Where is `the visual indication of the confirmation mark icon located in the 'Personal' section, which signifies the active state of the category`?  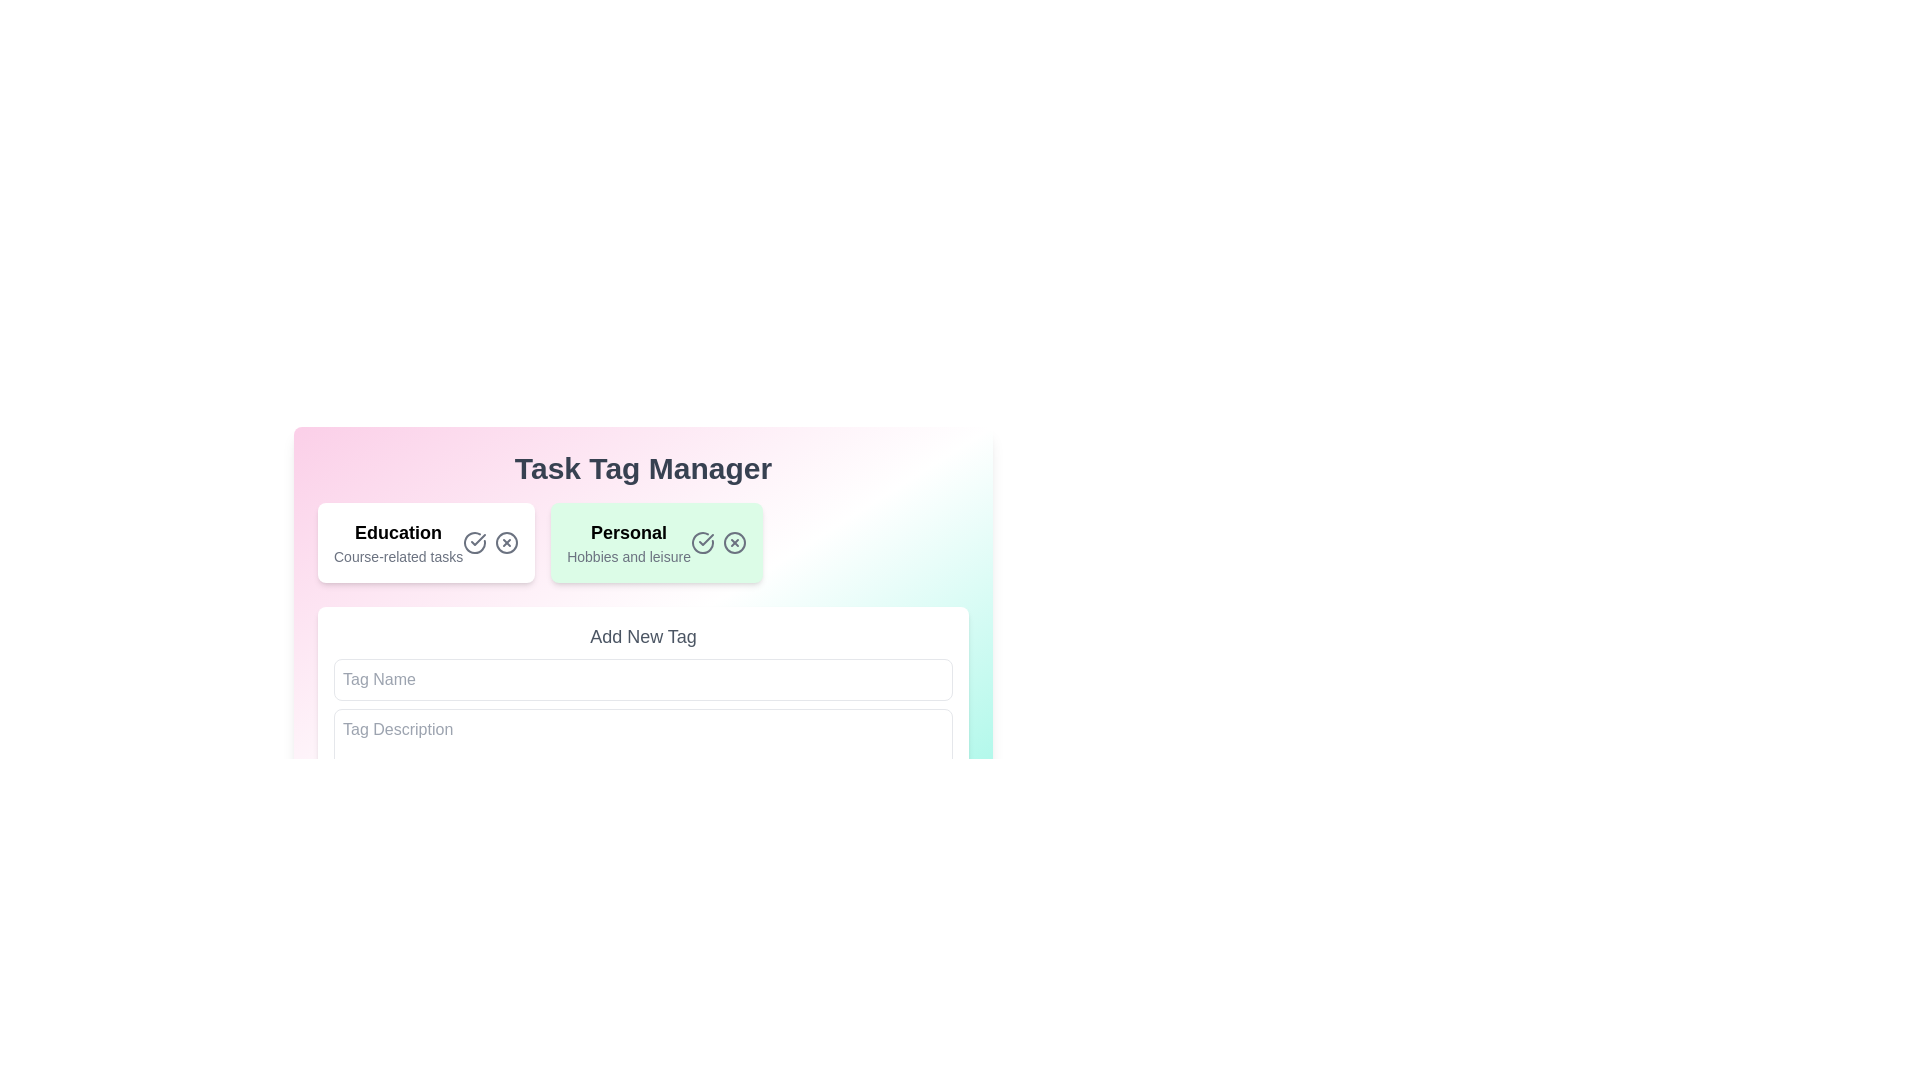 the visual indication of the confirmation mark icon located in the 'Personal' section, which signifies the active state of the category is located at coordinates (477, 540).